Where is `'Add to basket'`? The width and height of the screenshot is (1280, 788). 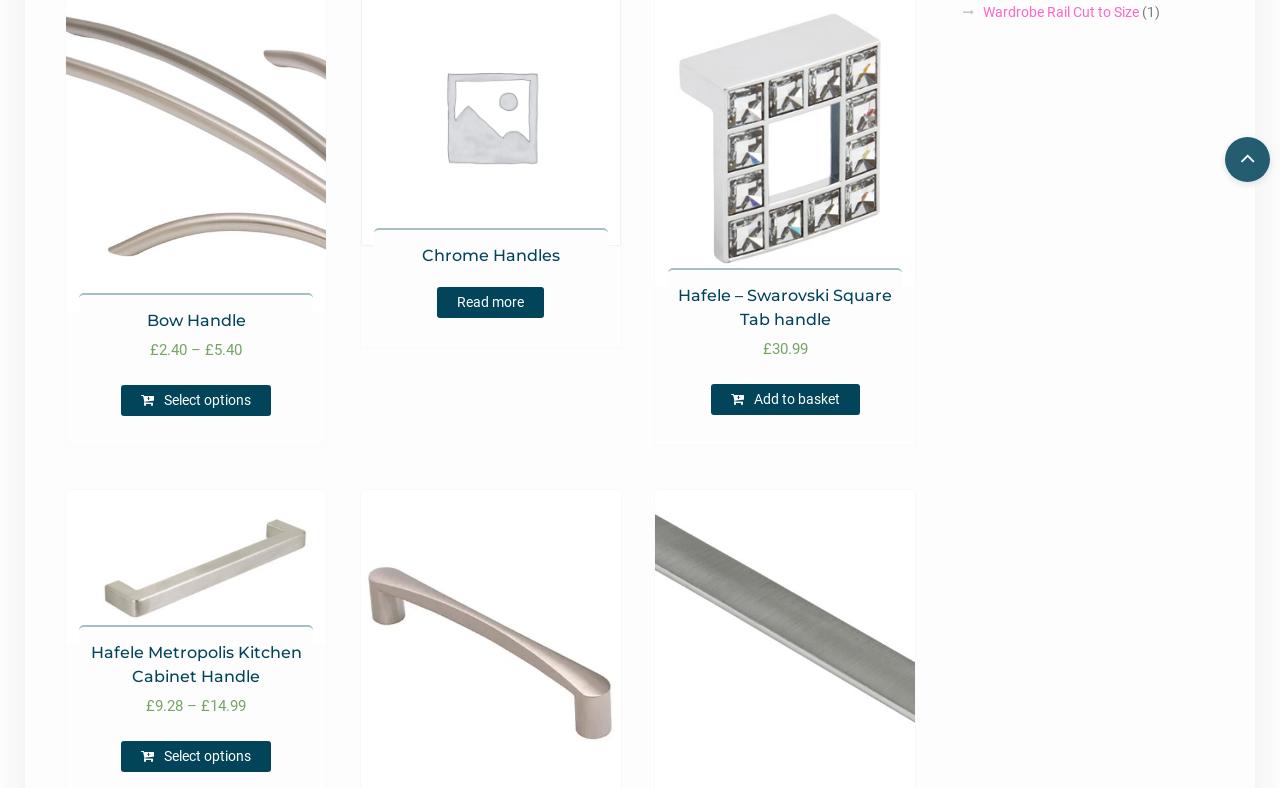
'Add to basket' is located at coordinates (795, 397).